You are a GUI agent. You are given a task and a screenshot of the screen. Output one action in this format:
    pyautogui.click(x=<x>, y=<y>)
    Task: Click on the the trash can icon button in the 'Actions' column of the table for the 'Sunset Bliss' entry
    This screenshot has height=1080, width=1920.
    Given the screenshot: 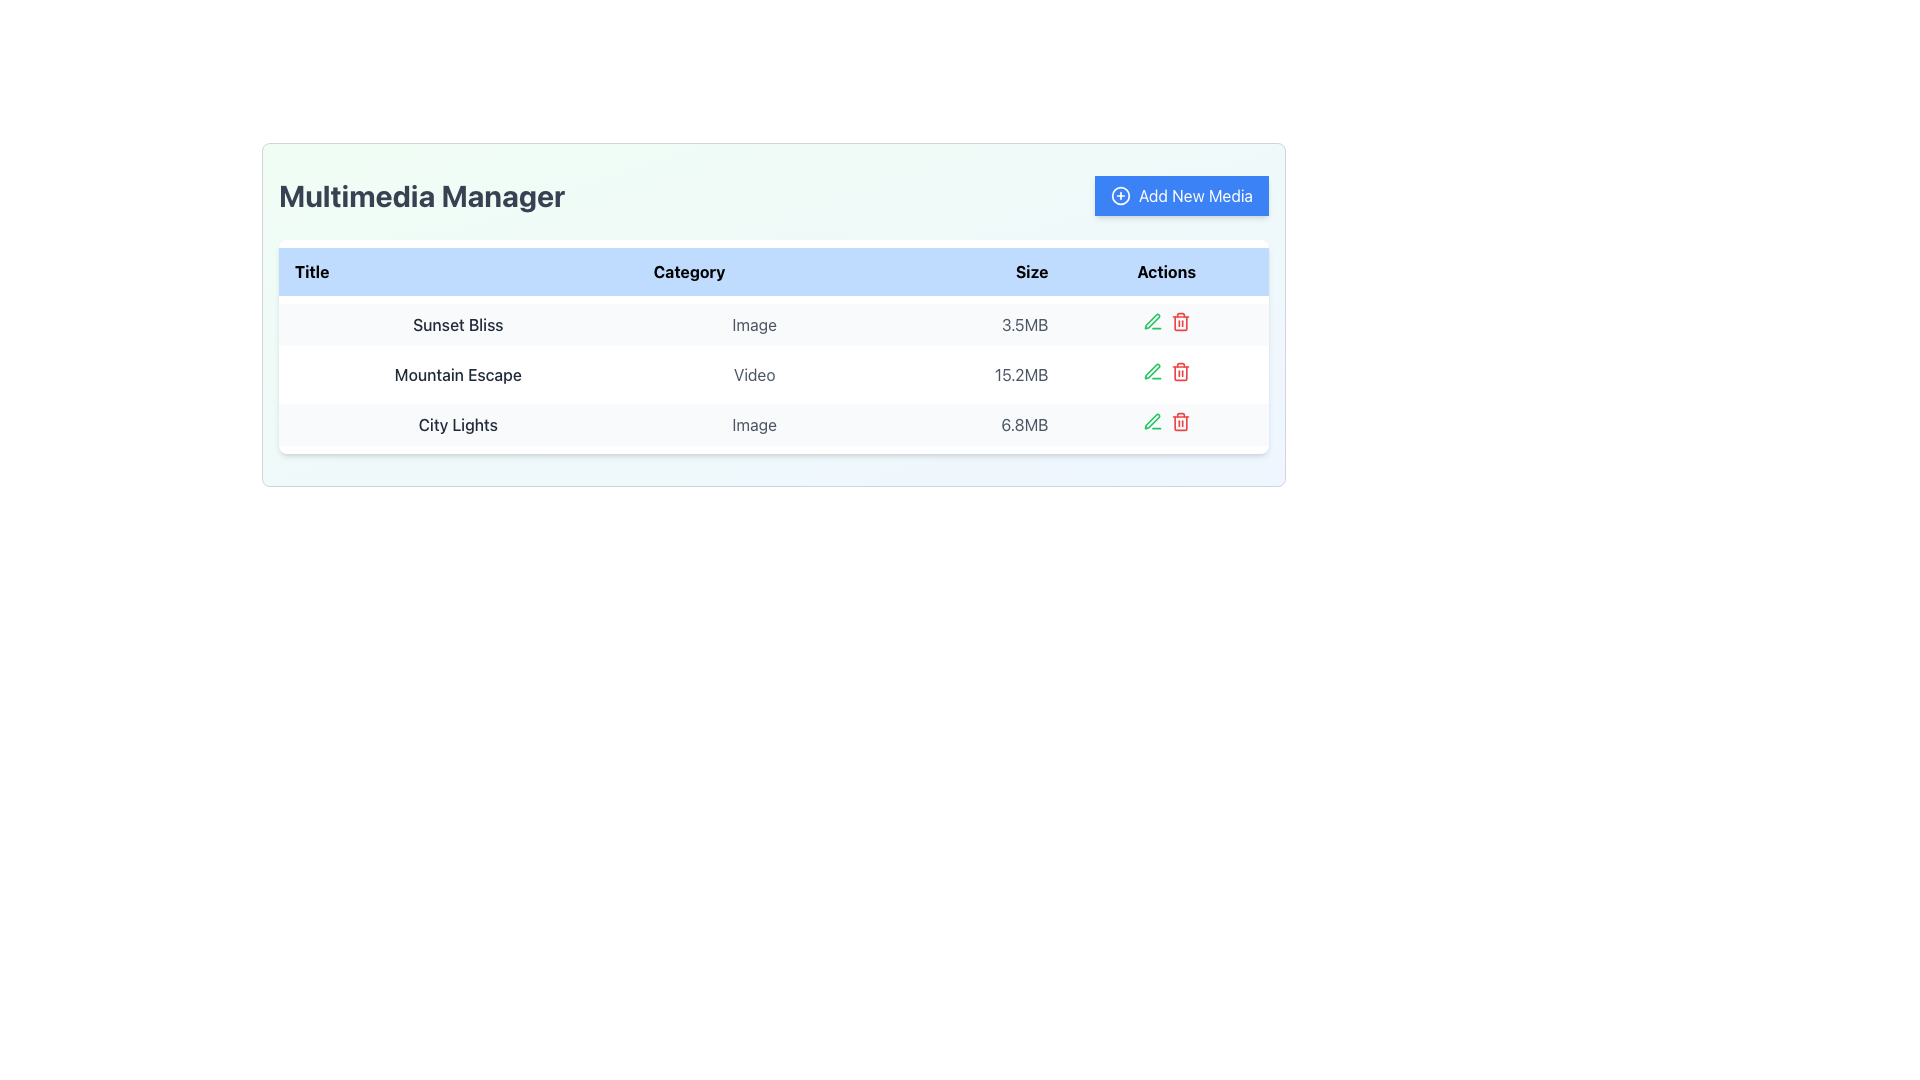 What is the action you would take?
    pyautogui.click(x=1180, y=320)
    